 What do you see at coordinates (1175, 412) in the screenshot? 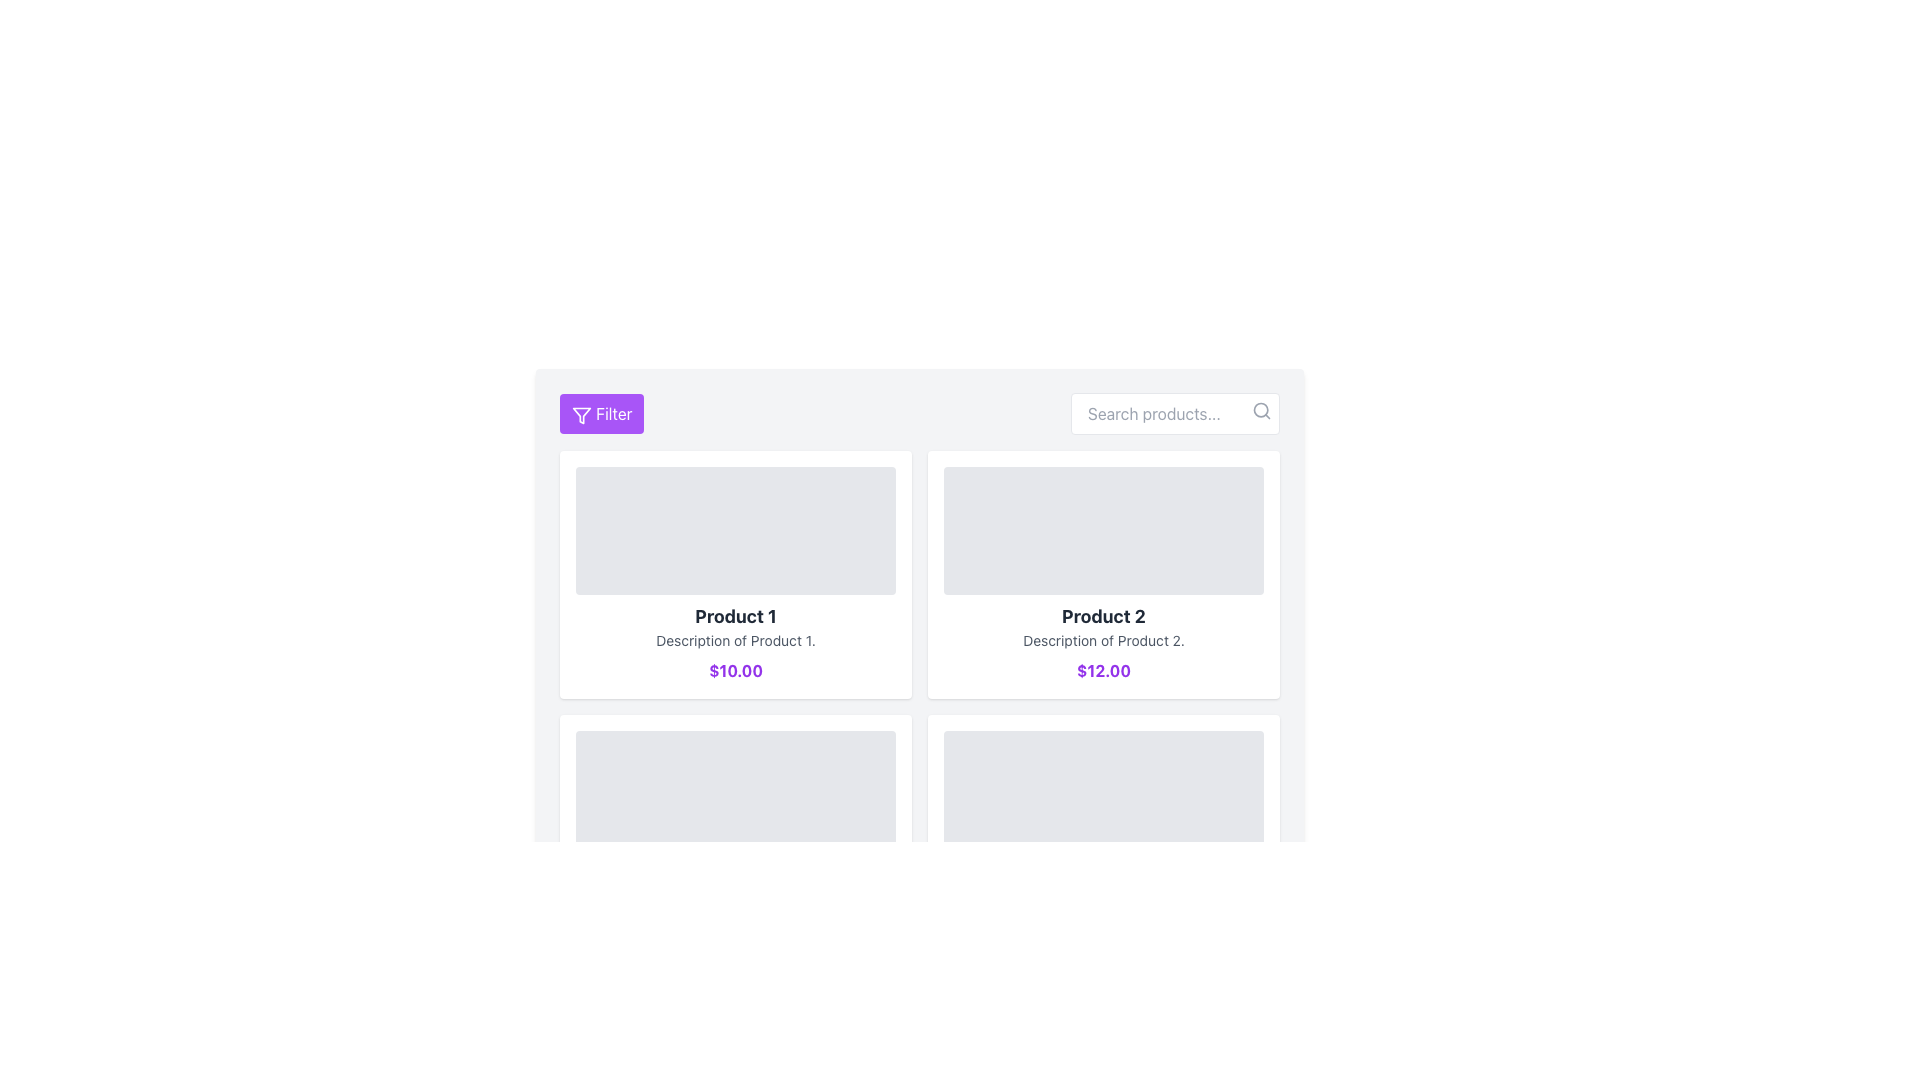
I see `the search input field with placeholder text 'Search products...' to focus and type in it` at bounding box center [1175, 412].